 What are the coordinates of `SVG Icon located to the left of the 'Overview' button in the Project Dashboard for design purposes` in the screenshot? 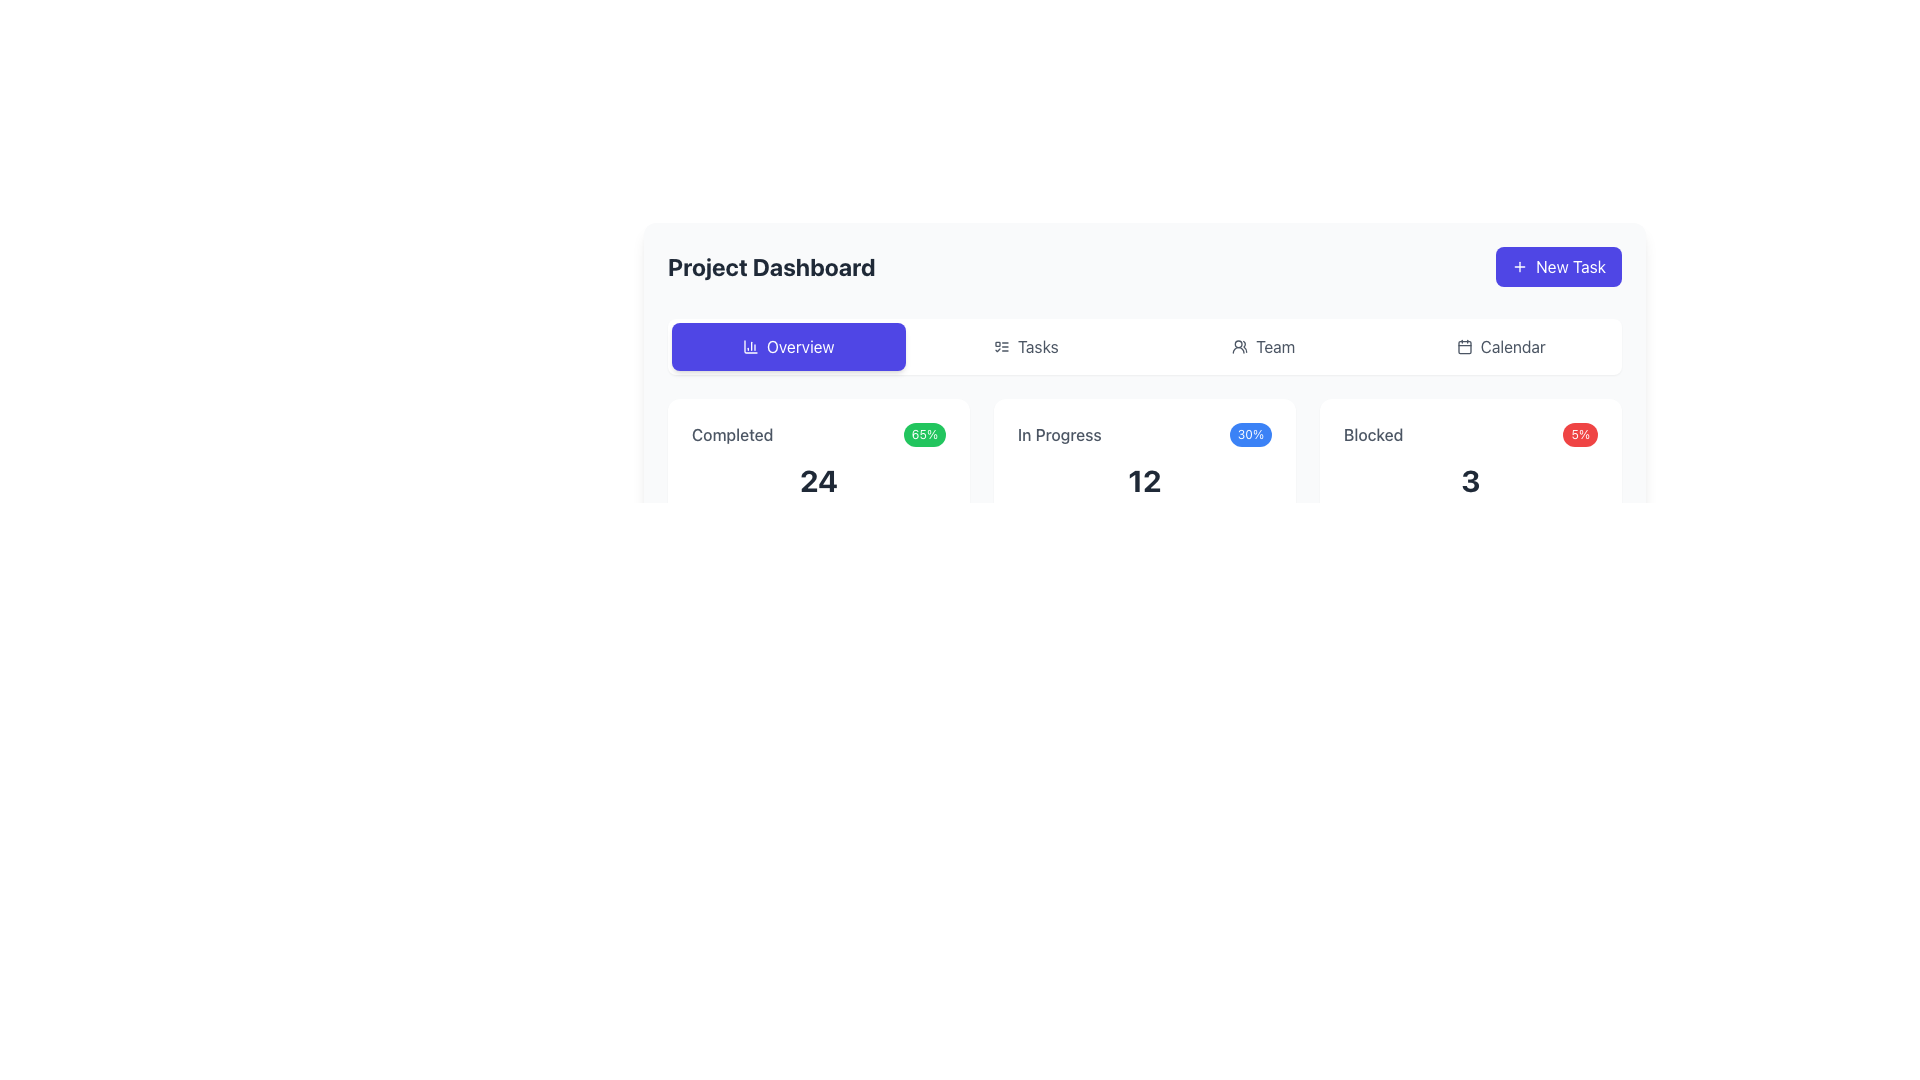 It's located at (749, 346).